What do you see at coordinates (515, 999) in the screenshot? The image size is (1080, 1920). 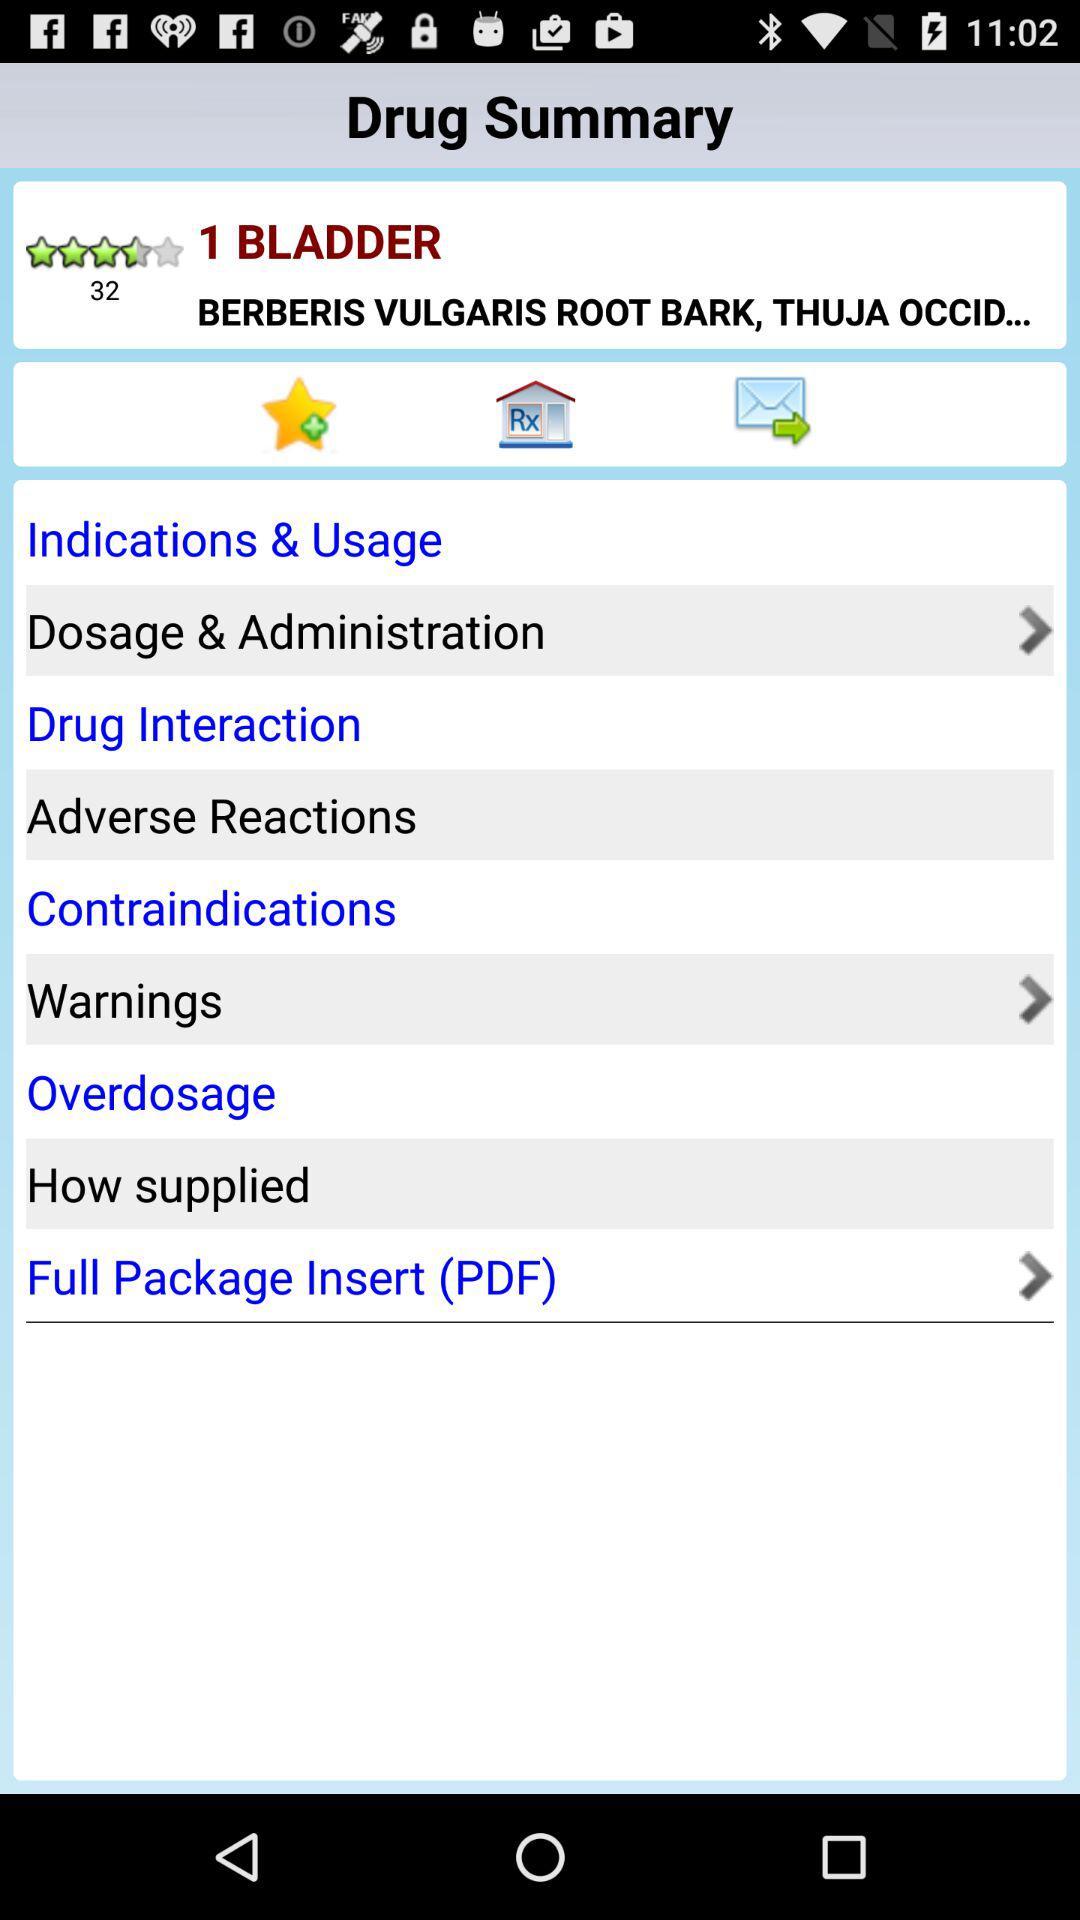 I see `the app above the overdosage` at bounding box center [515, 999].